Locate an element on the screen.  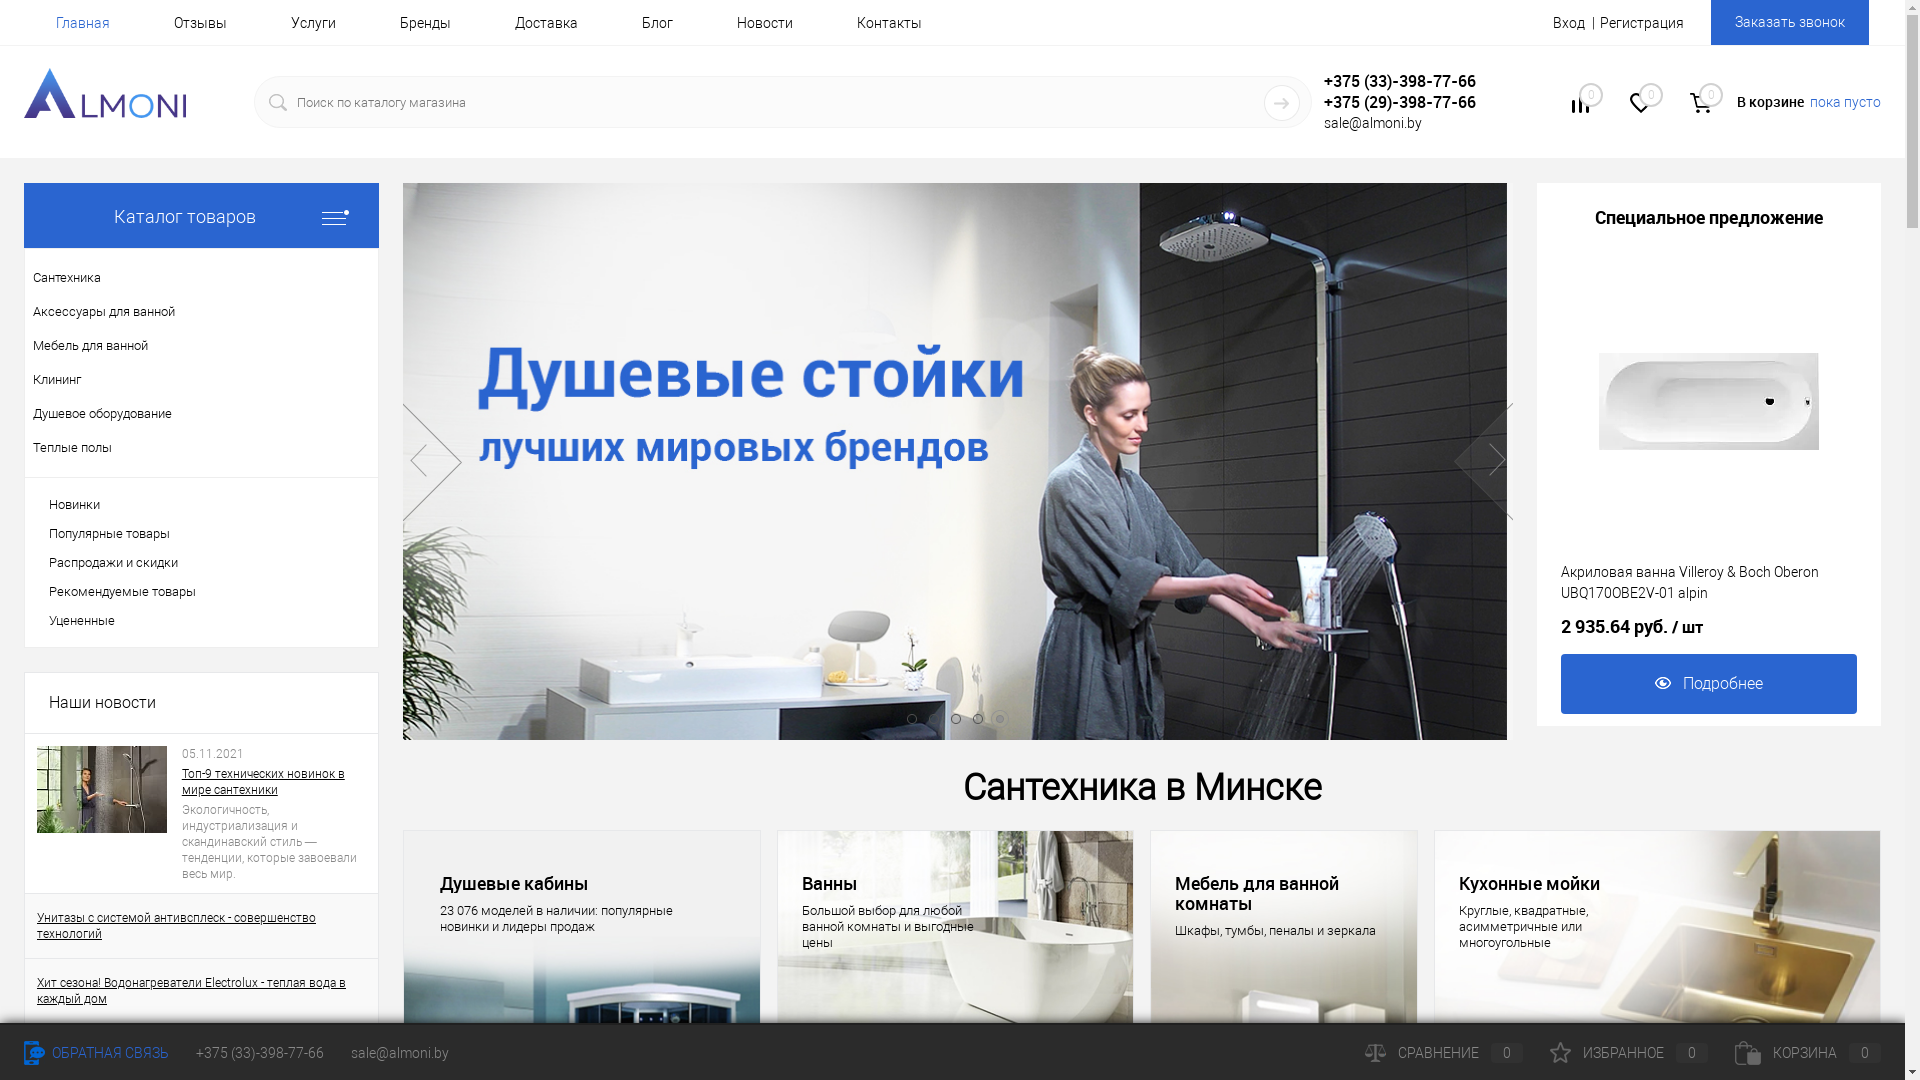
'Y' is located at coordinates (1281, 103).